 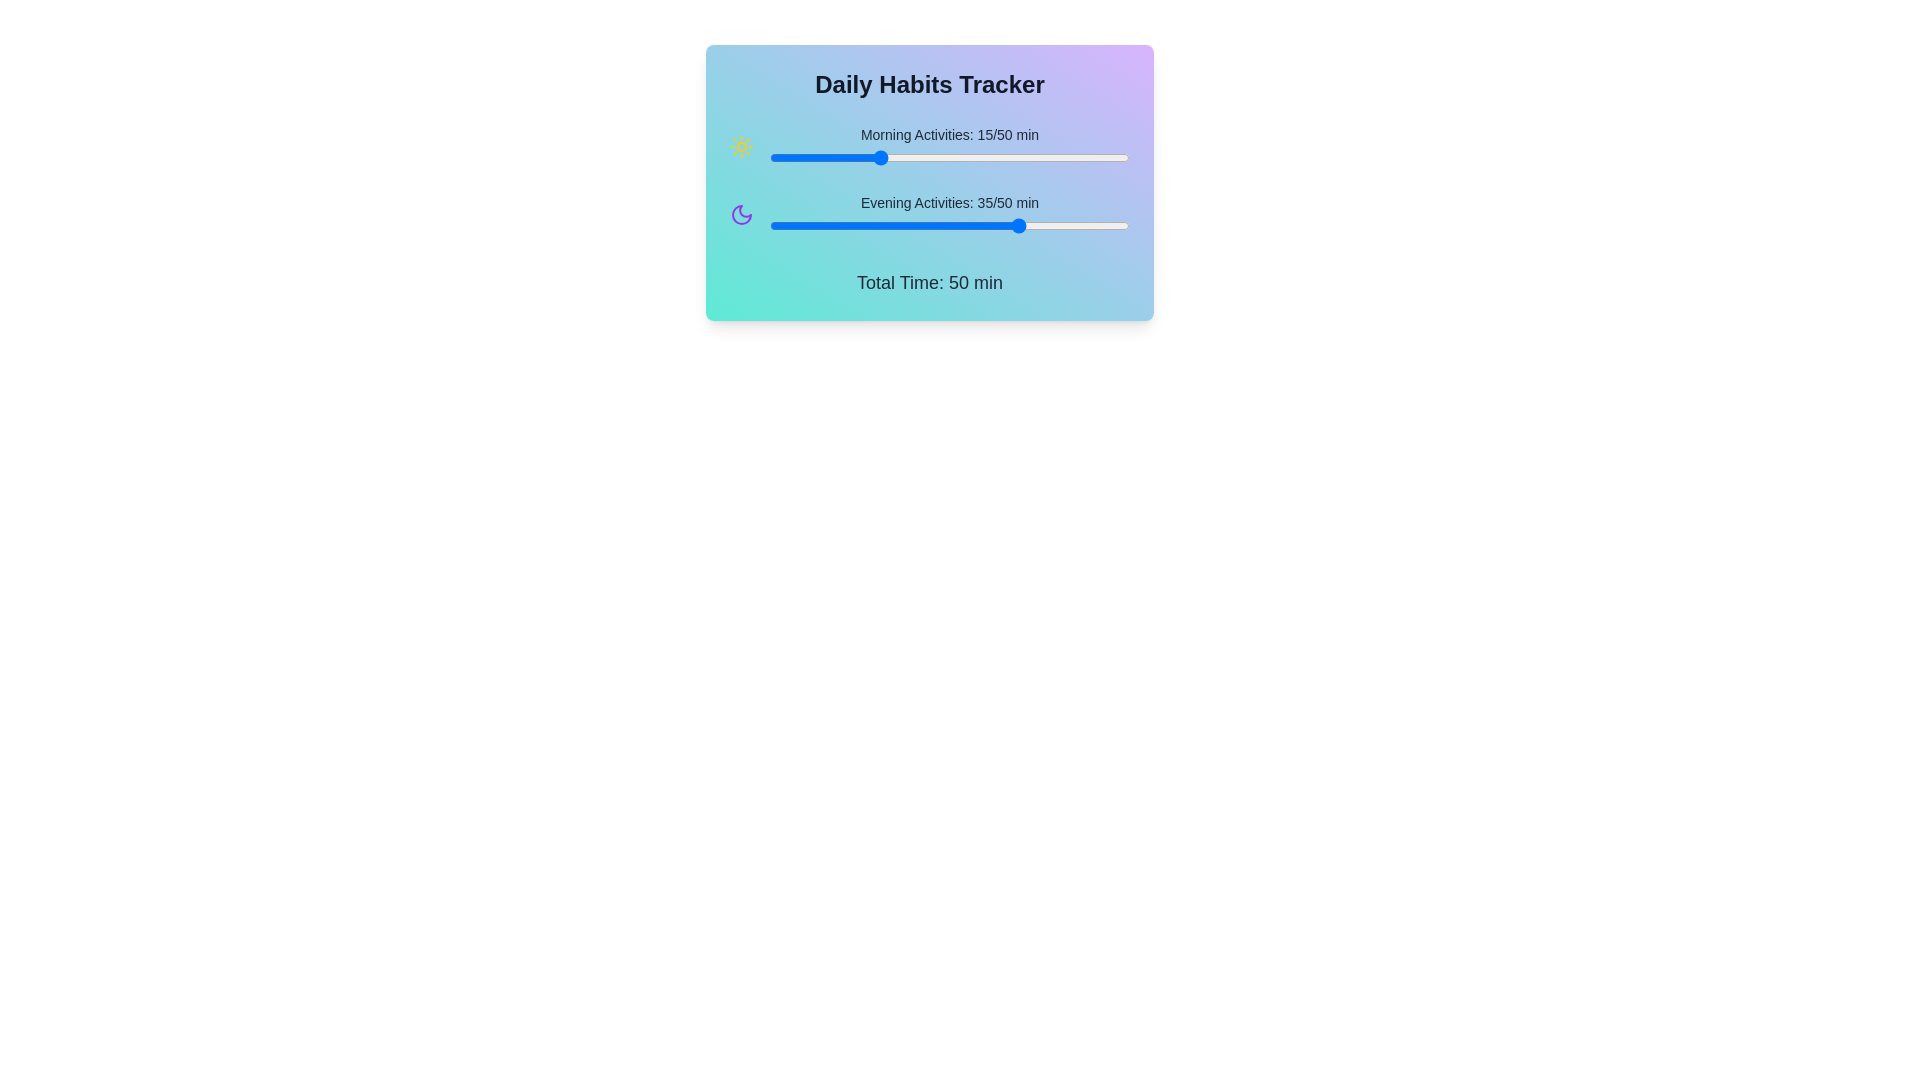 I want to click on evening activity time, so click(x=776, y=225).